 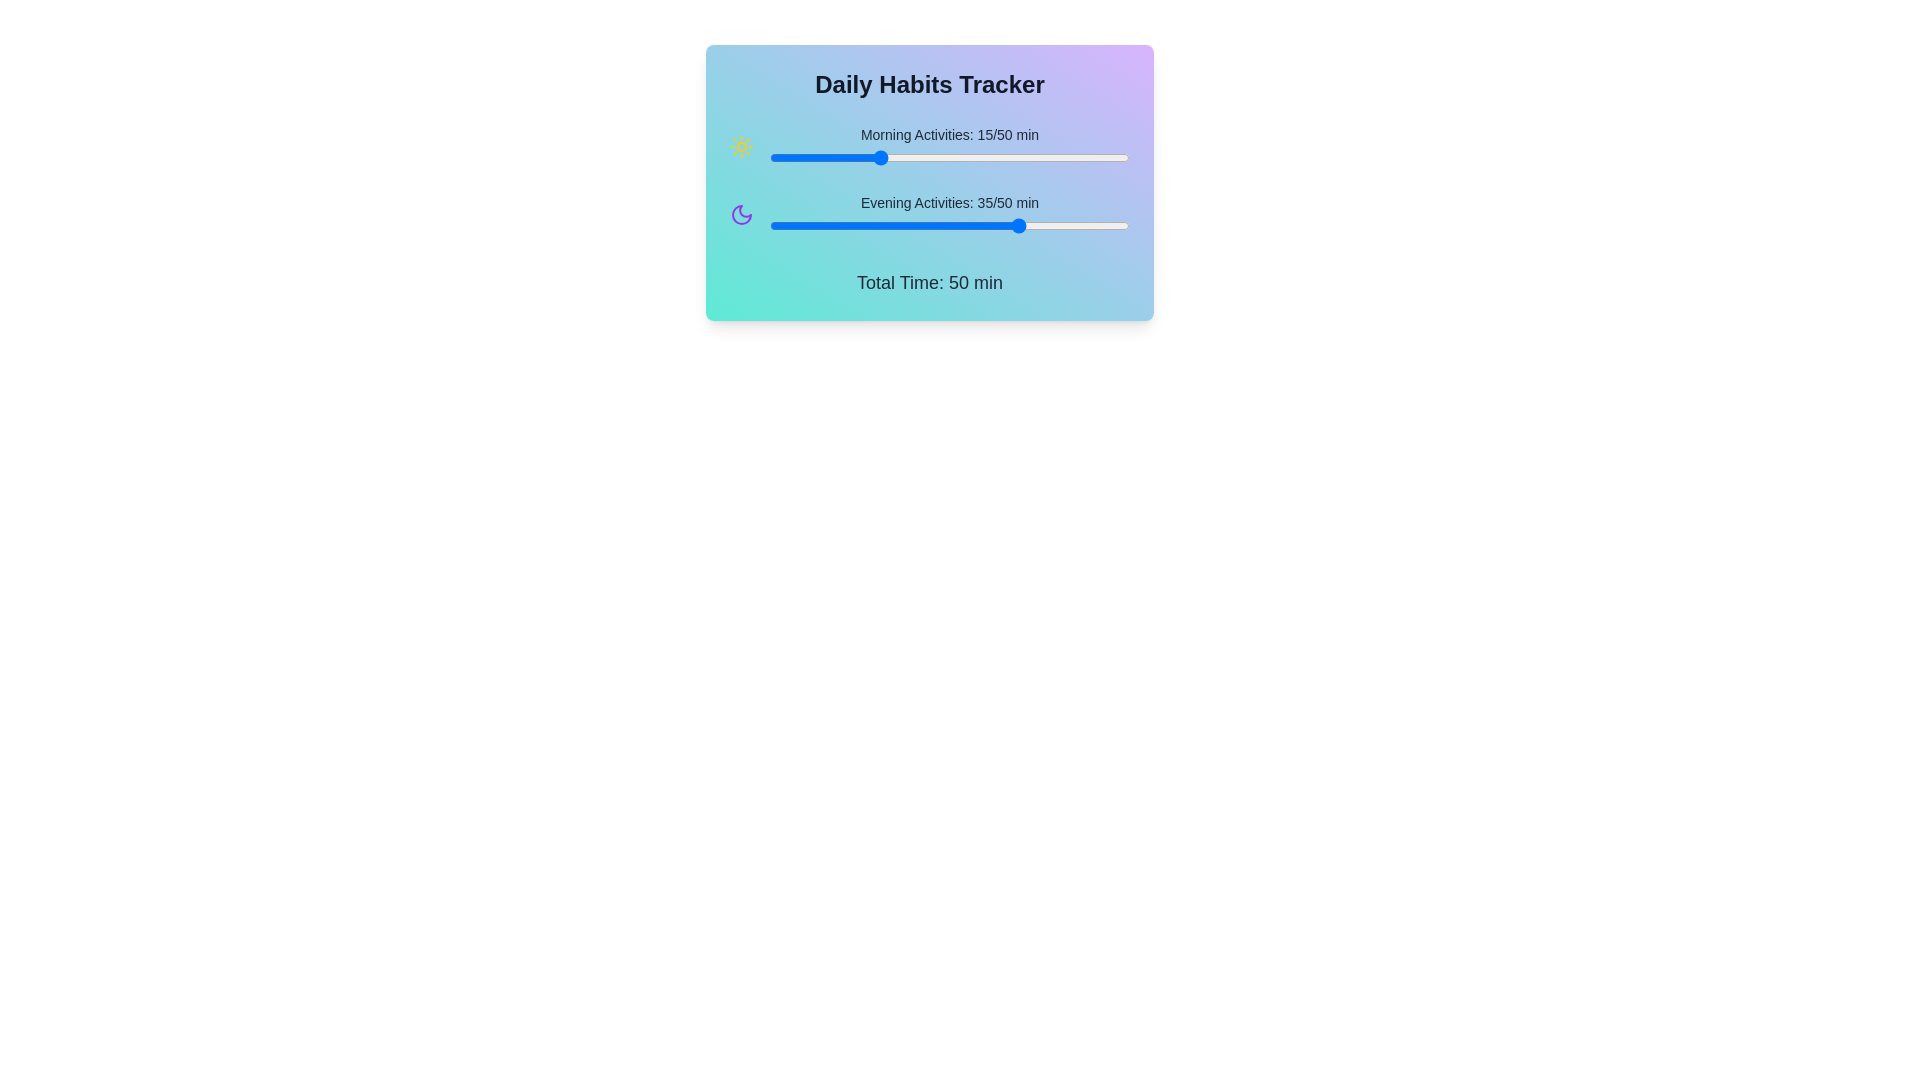 I want to click on evening activity time, so click(x=776, y=225).